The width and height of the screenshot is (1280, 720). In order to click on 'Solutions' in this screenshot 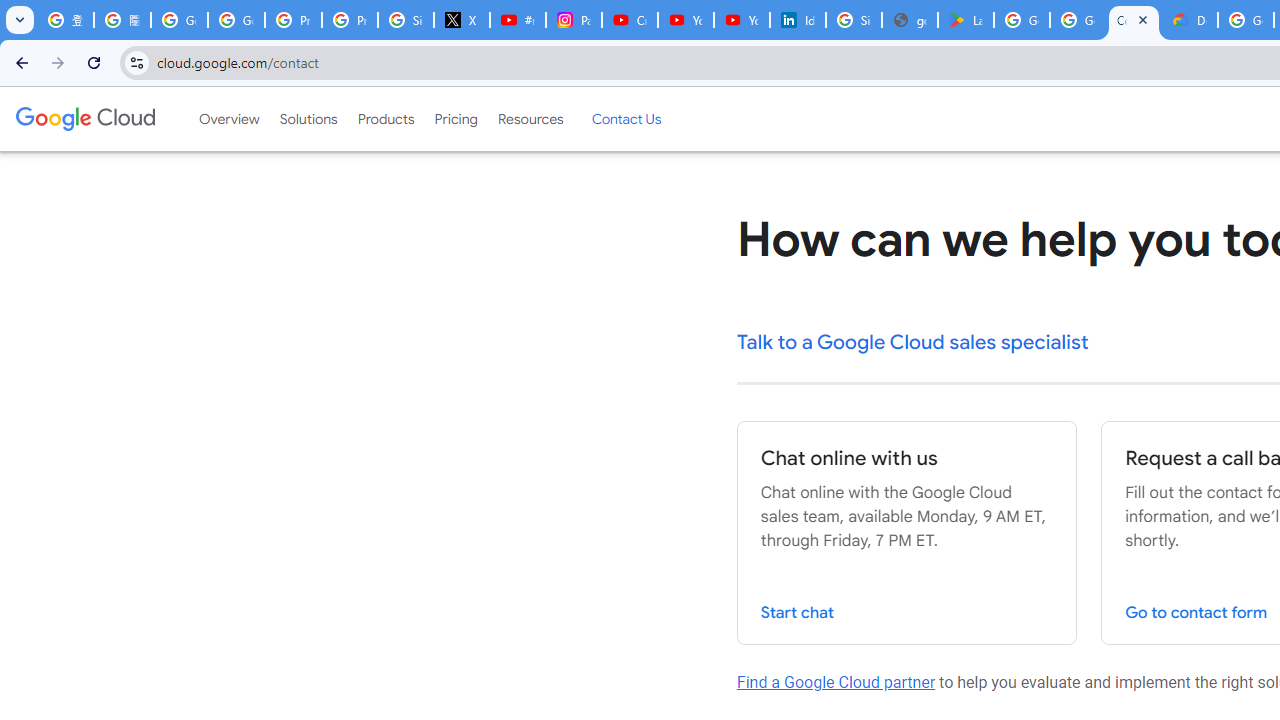, I will do `click(307, 119)`.